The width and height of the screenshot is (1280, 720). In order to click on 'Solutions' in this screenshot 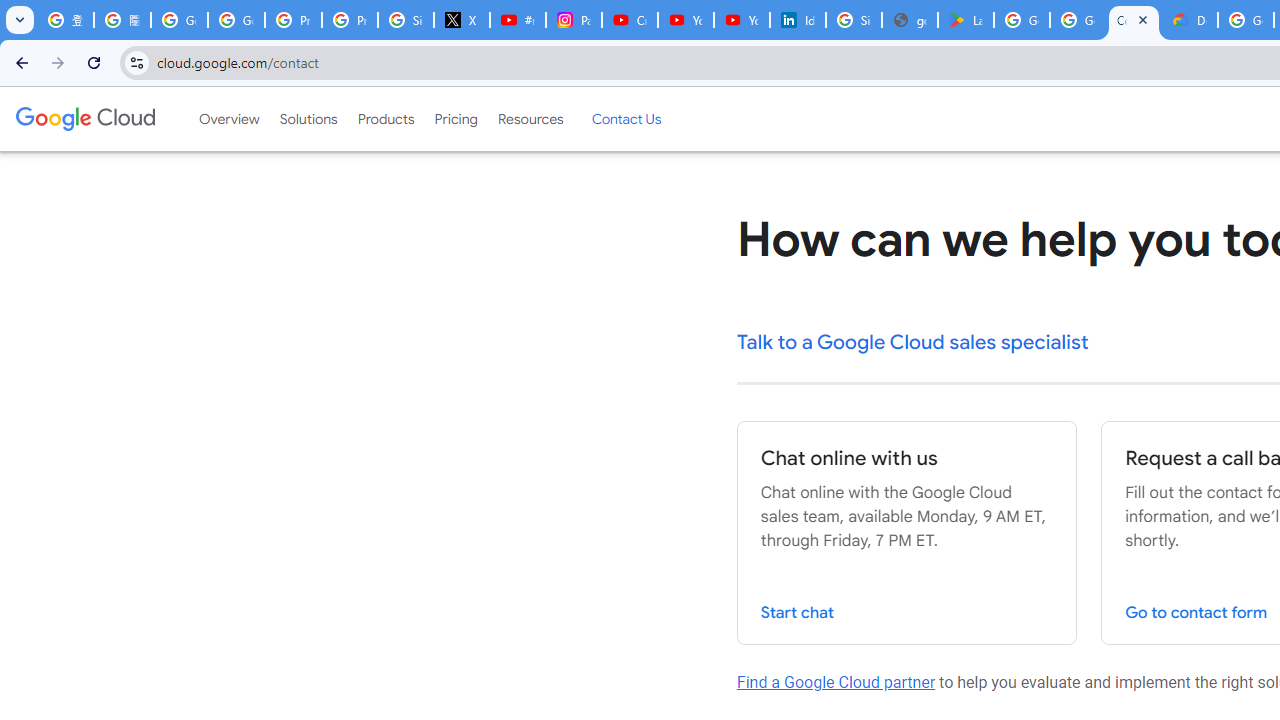, I will do `click(307, 119)`.